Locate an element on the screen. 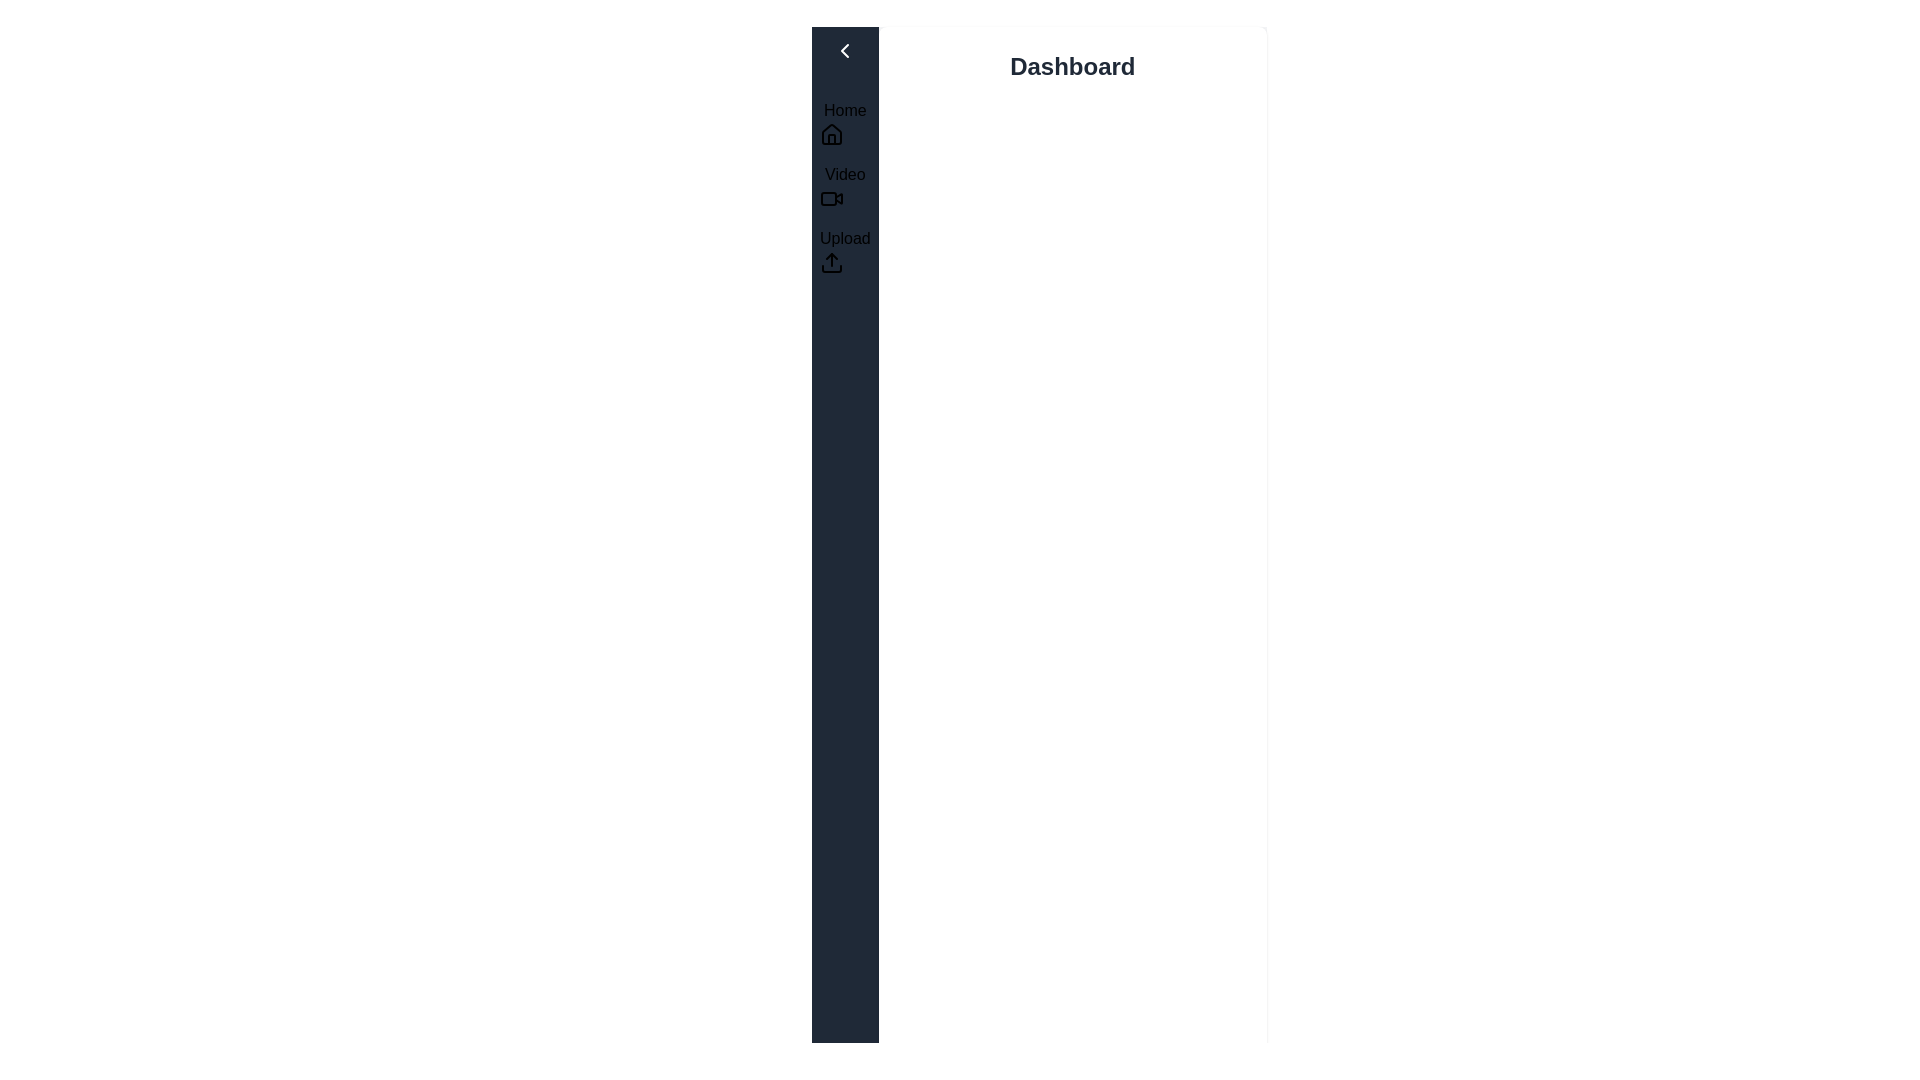 The height and width of the screenshot is (1080, 1920). the third menu item in the vertical navigation menu on the left side of the interface, which triggers the upload feature tooltips or highlights is located at coordinates (845, 249).